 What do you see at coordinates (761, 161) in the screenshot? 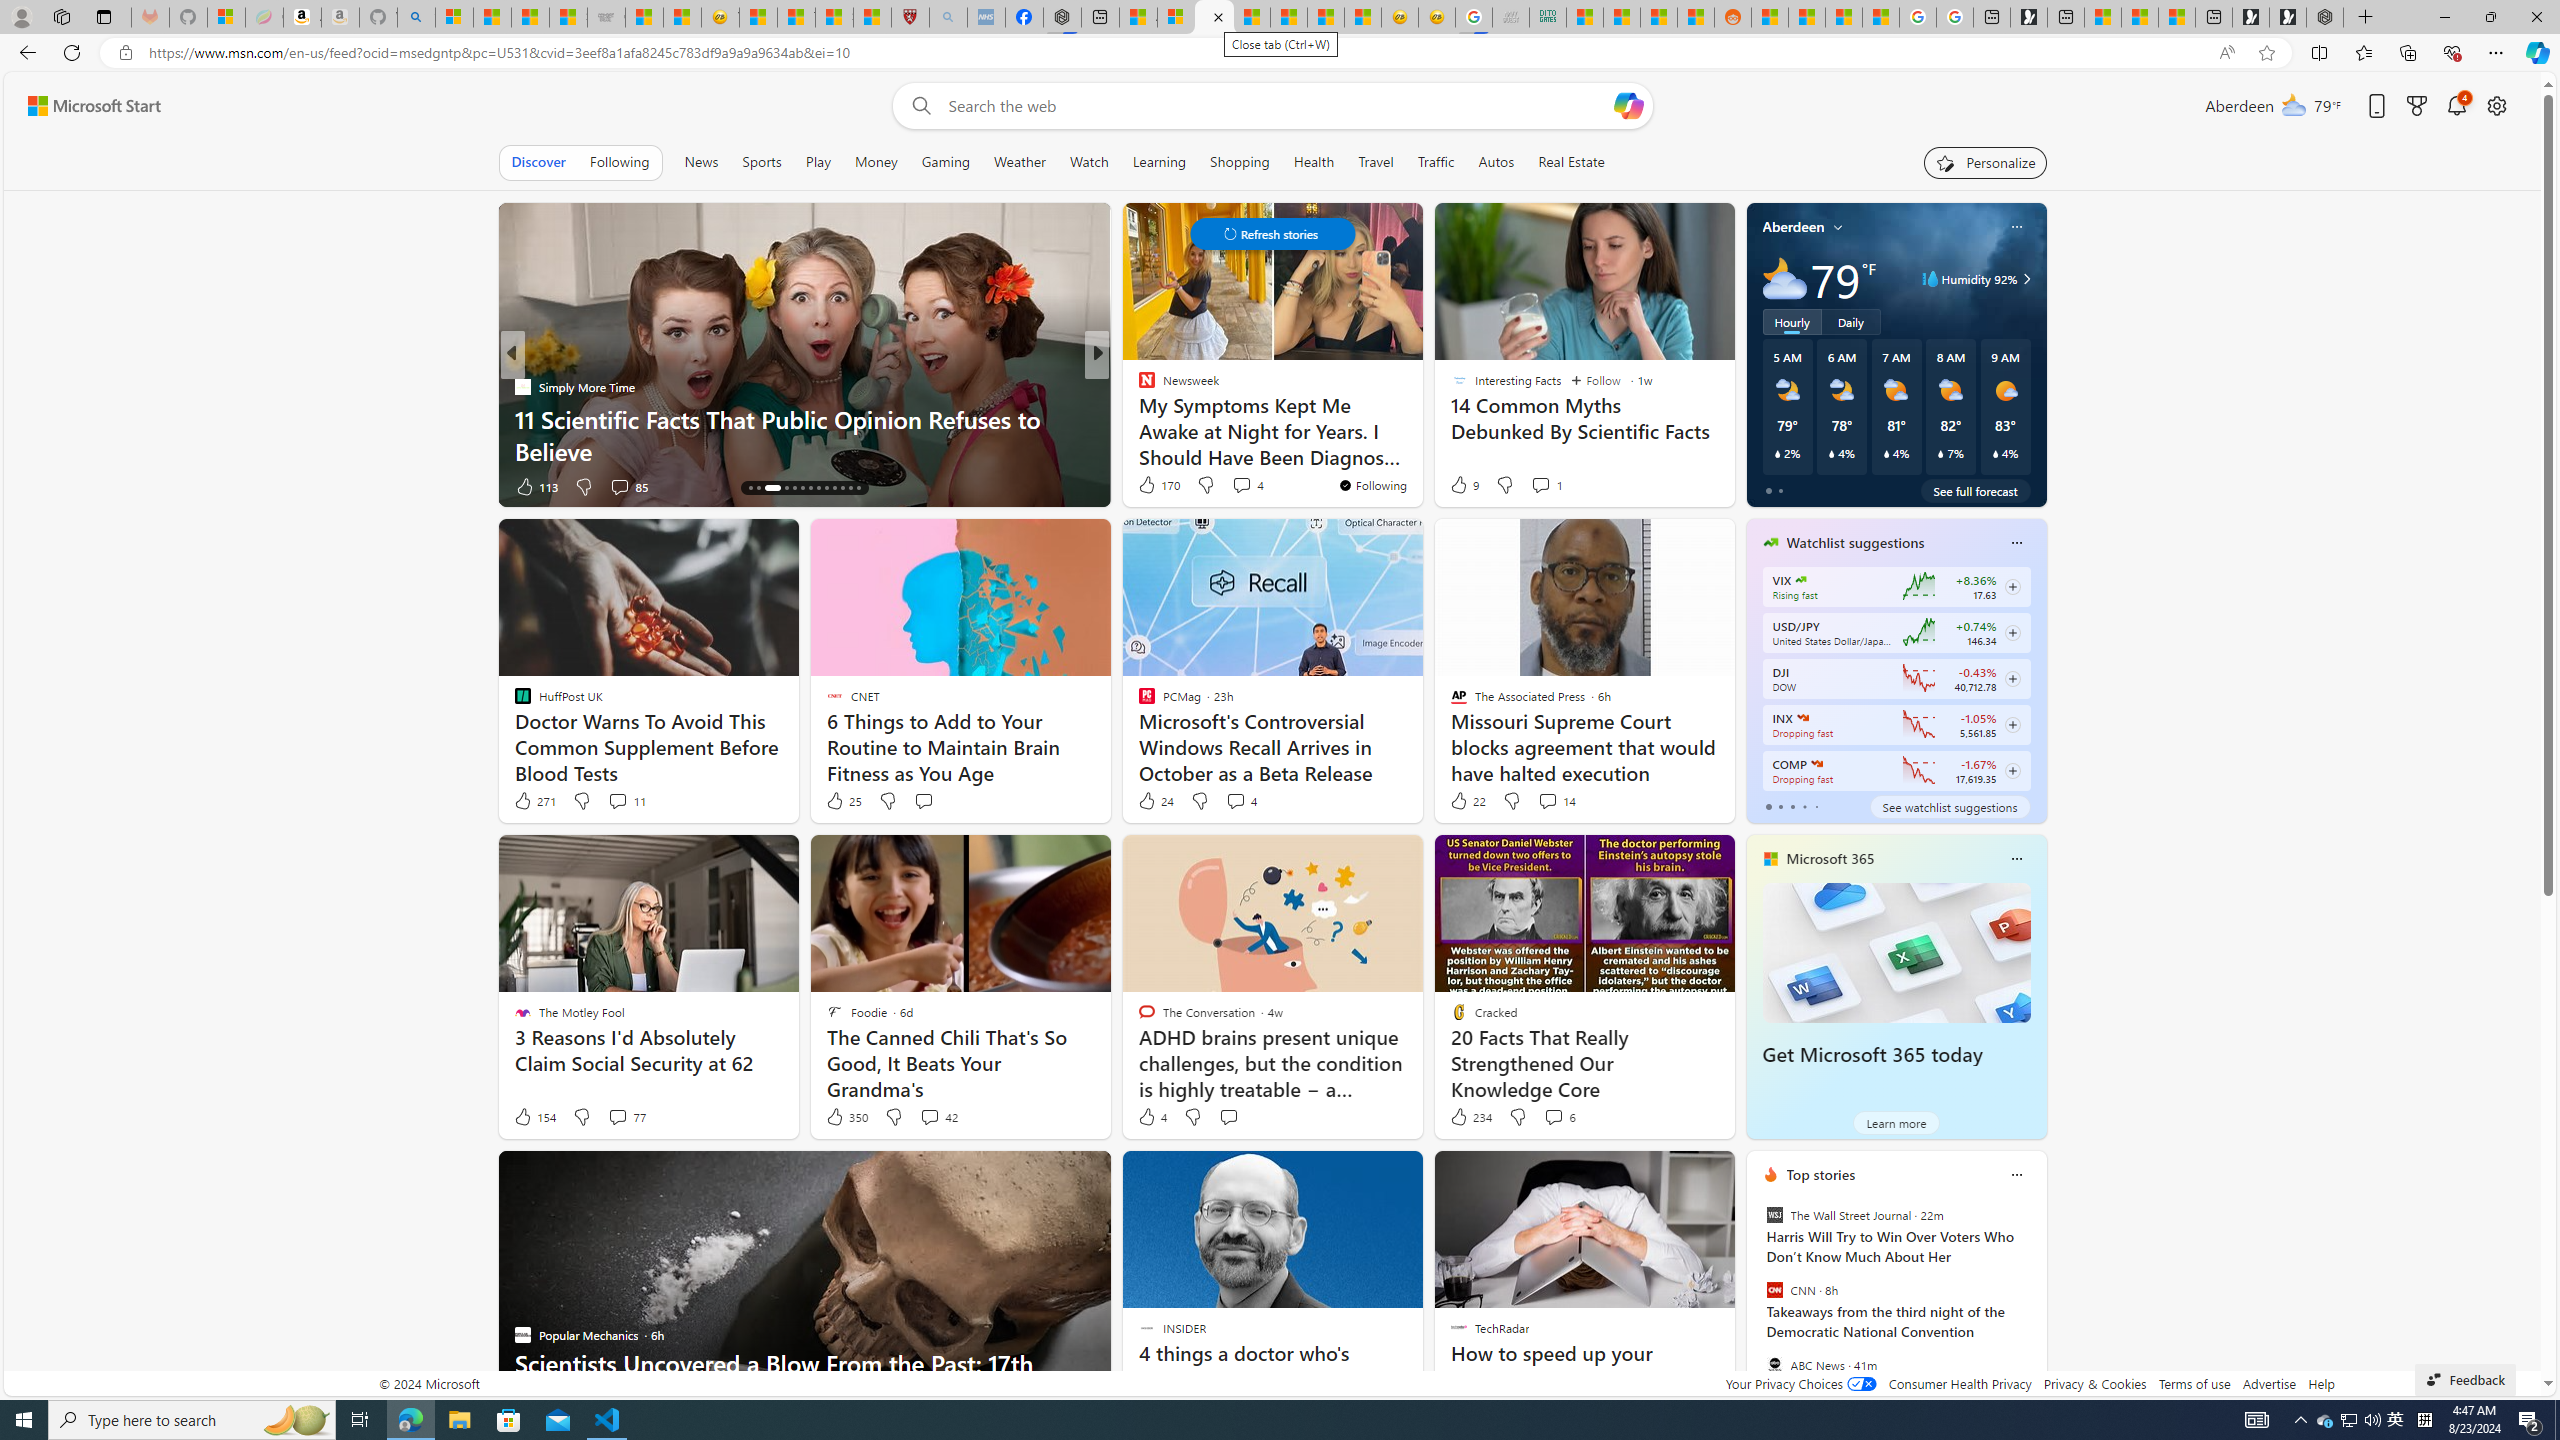
I see `'Sports'` at bounding box center [761, 161].